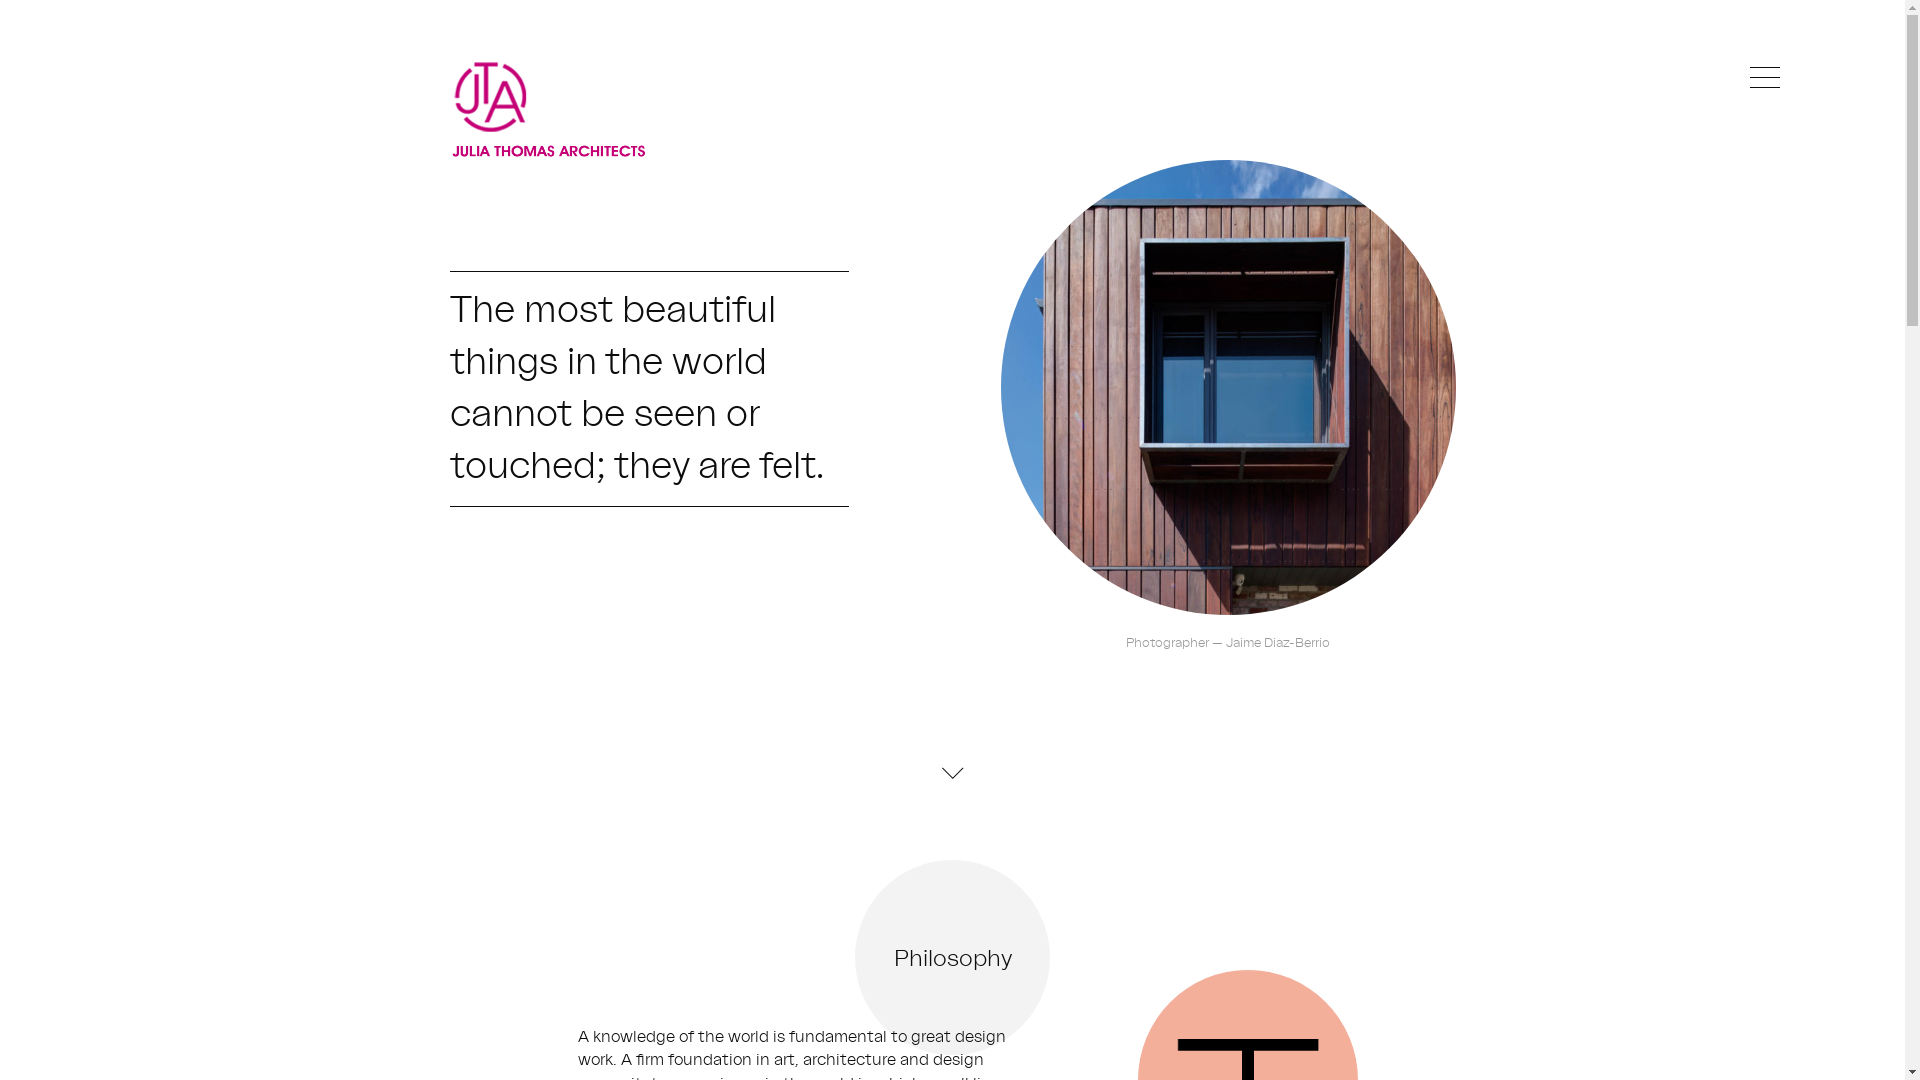  What do you see at coordinates (952, 770) in the screenshot?
I see `'Down'` at bounding box center [952, 770].